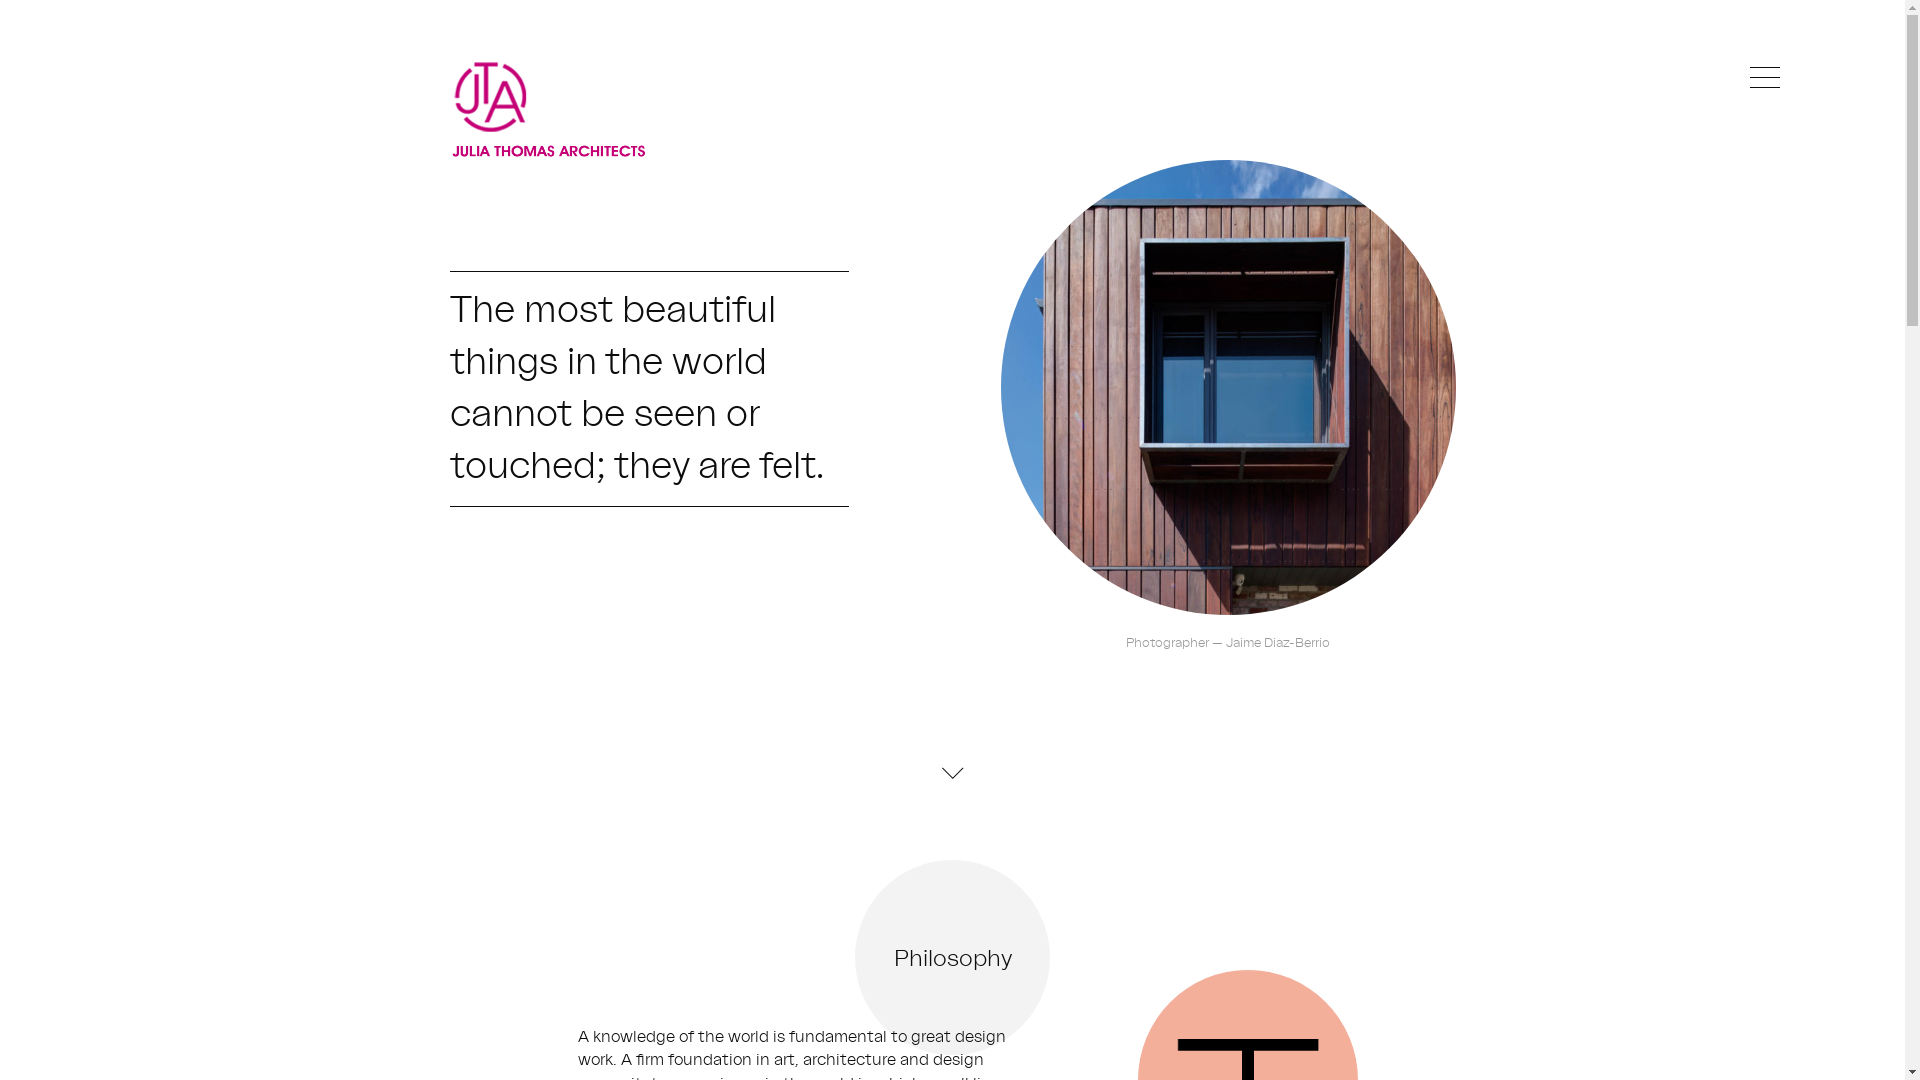  What do you see at coordinates (952, 770) in the screenshot?
I see `'Down'` at bounding box center [952, 770].